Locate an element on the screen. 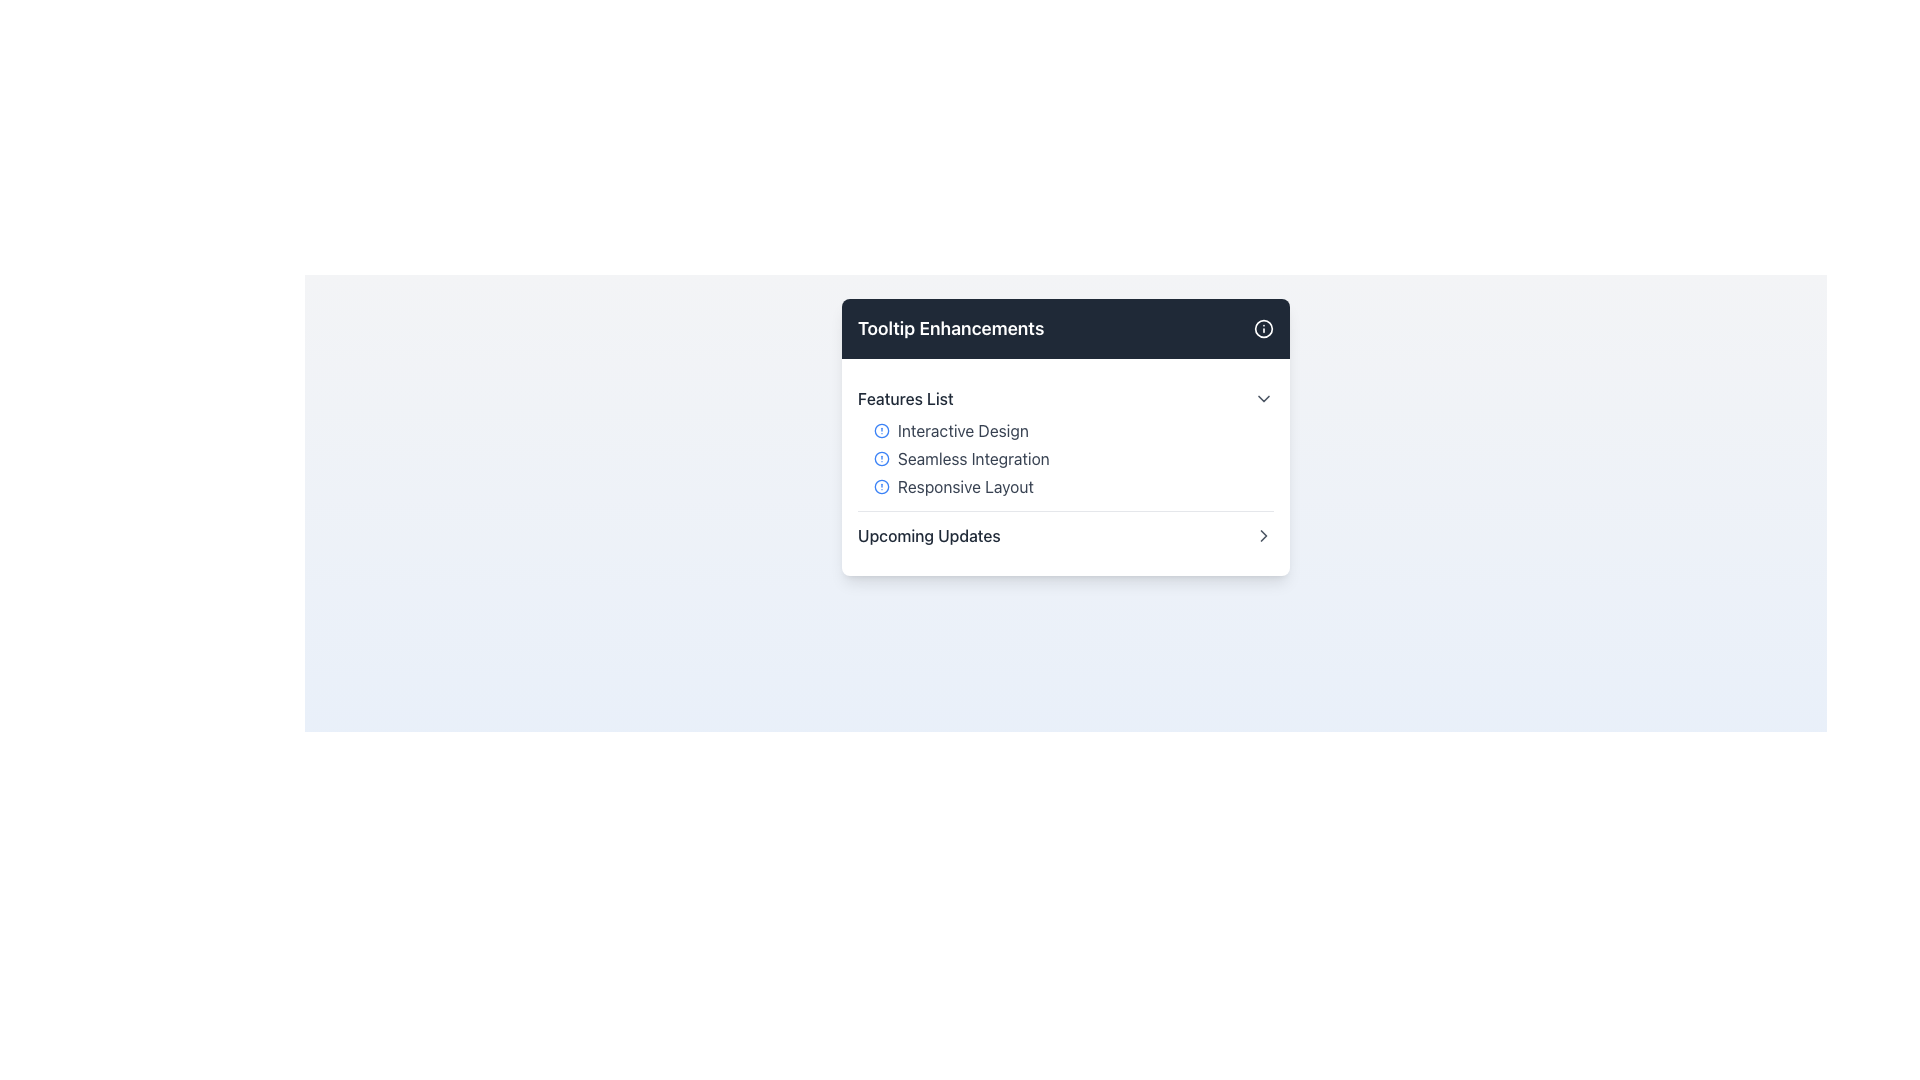  circular outline element rendered in light blue, located to the left of 'Seamless Integration' in the Features List section is located at coordinates (881, 459).